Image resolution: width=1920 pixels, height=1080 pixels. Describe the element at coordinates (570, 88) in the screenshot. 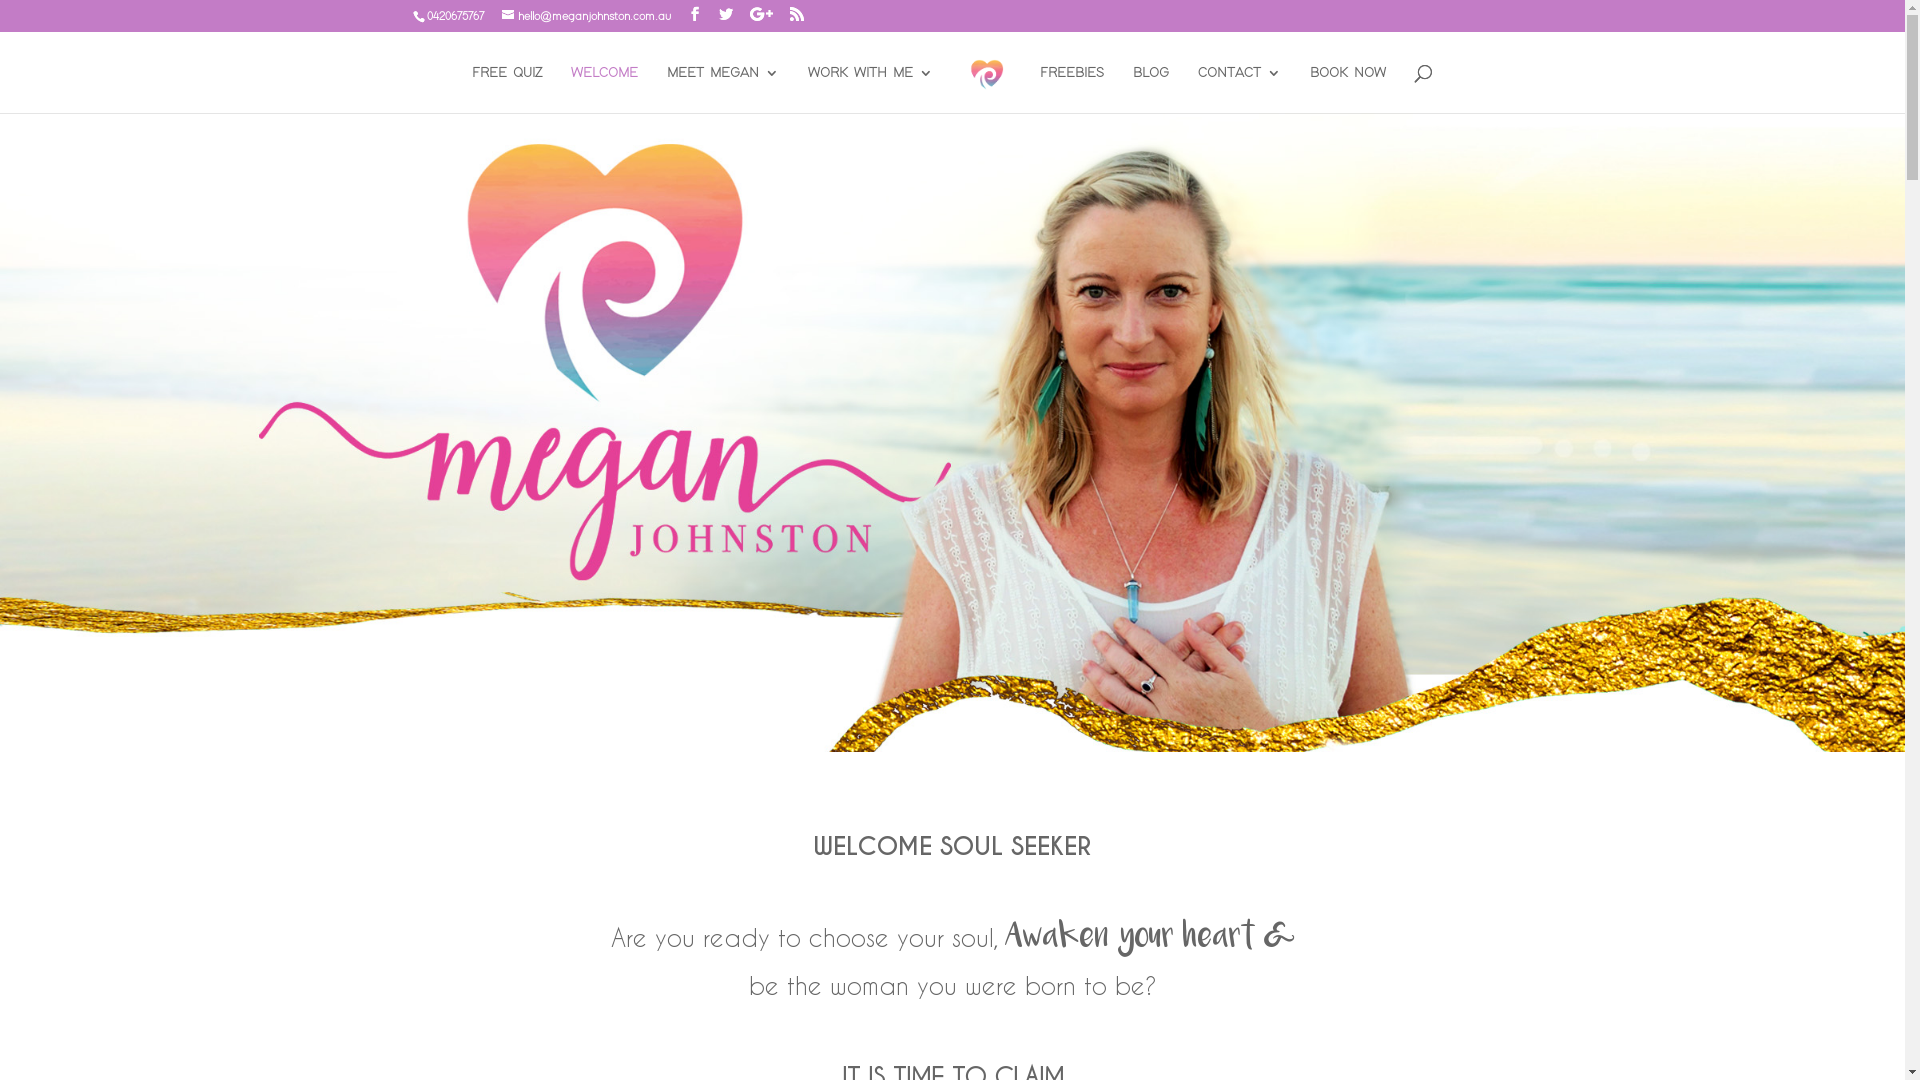

I see `'WELCOME'` at that location.